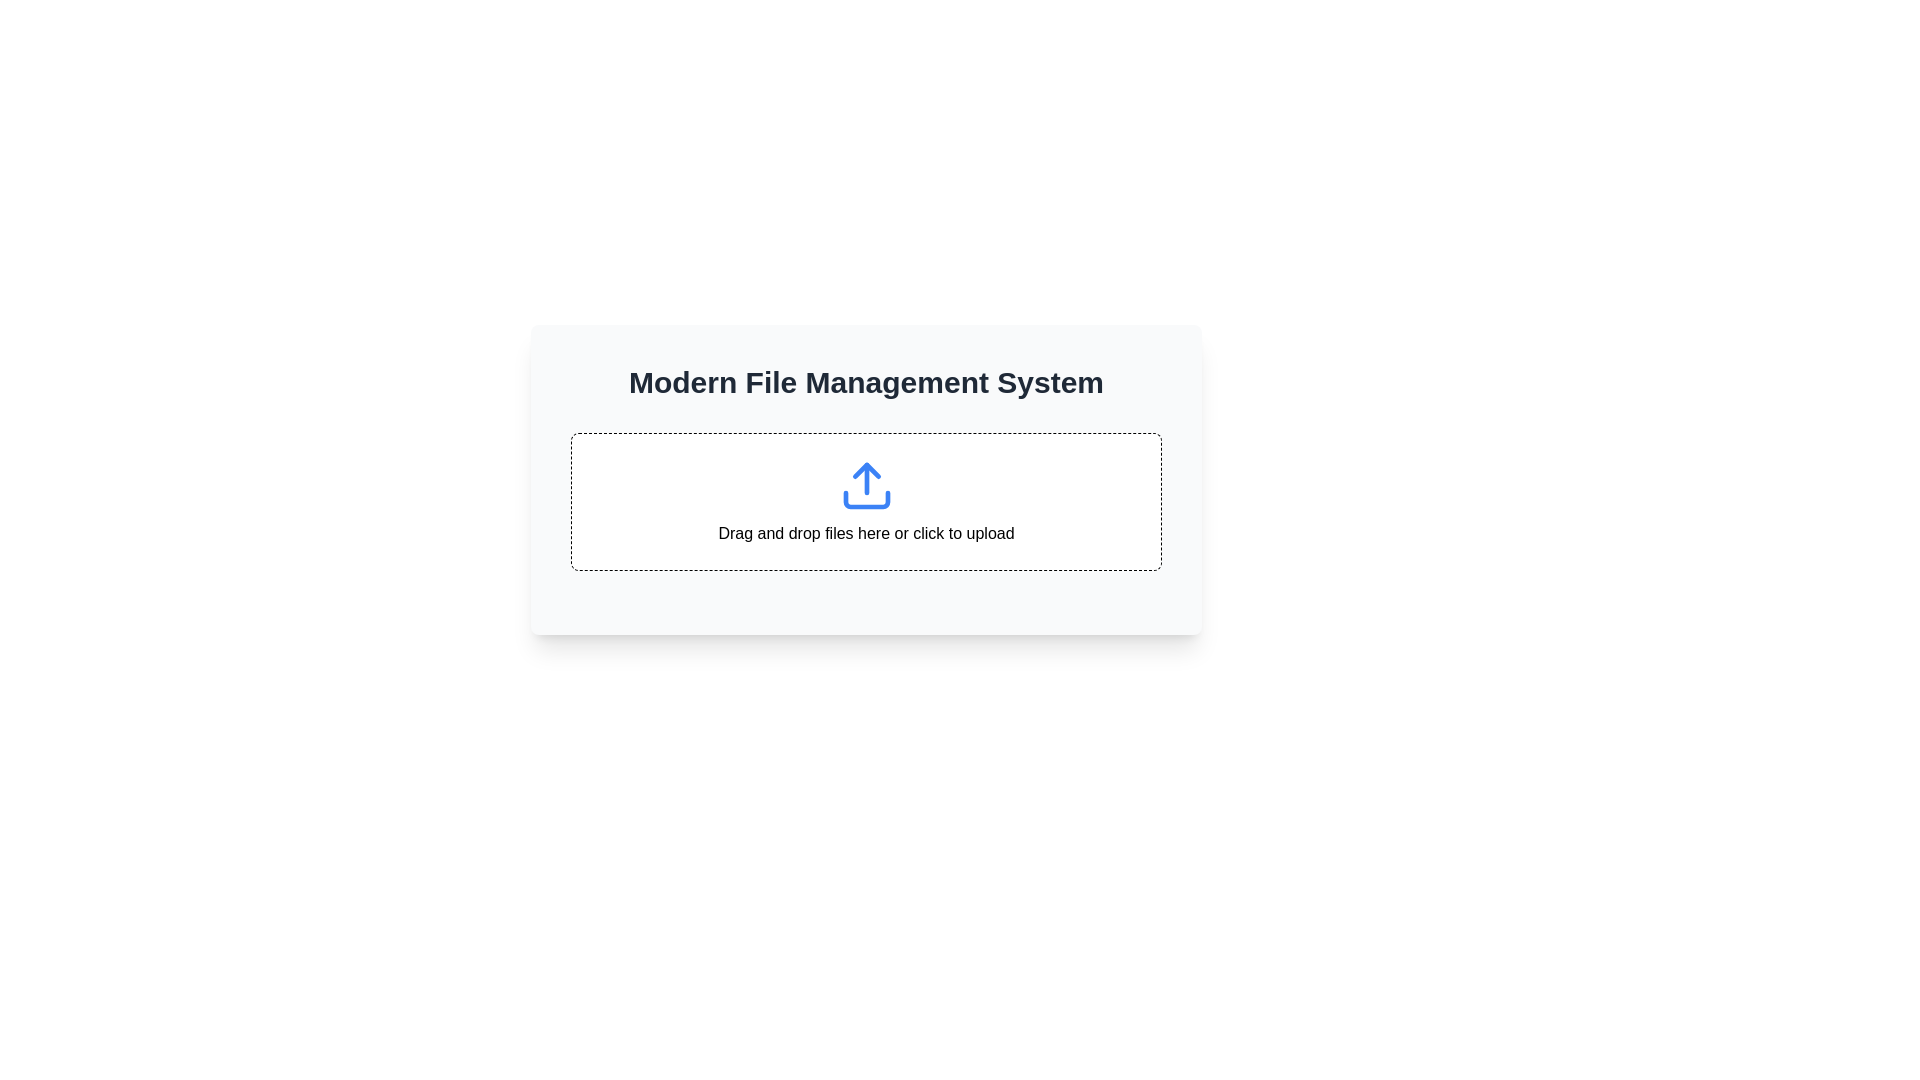 Image resolution: width=1920 pixels, height=1080 pixels. I want to click on the heading text 'Modern File Management System' which is prominently displayed at the top center of the content box, so click(866, 382).